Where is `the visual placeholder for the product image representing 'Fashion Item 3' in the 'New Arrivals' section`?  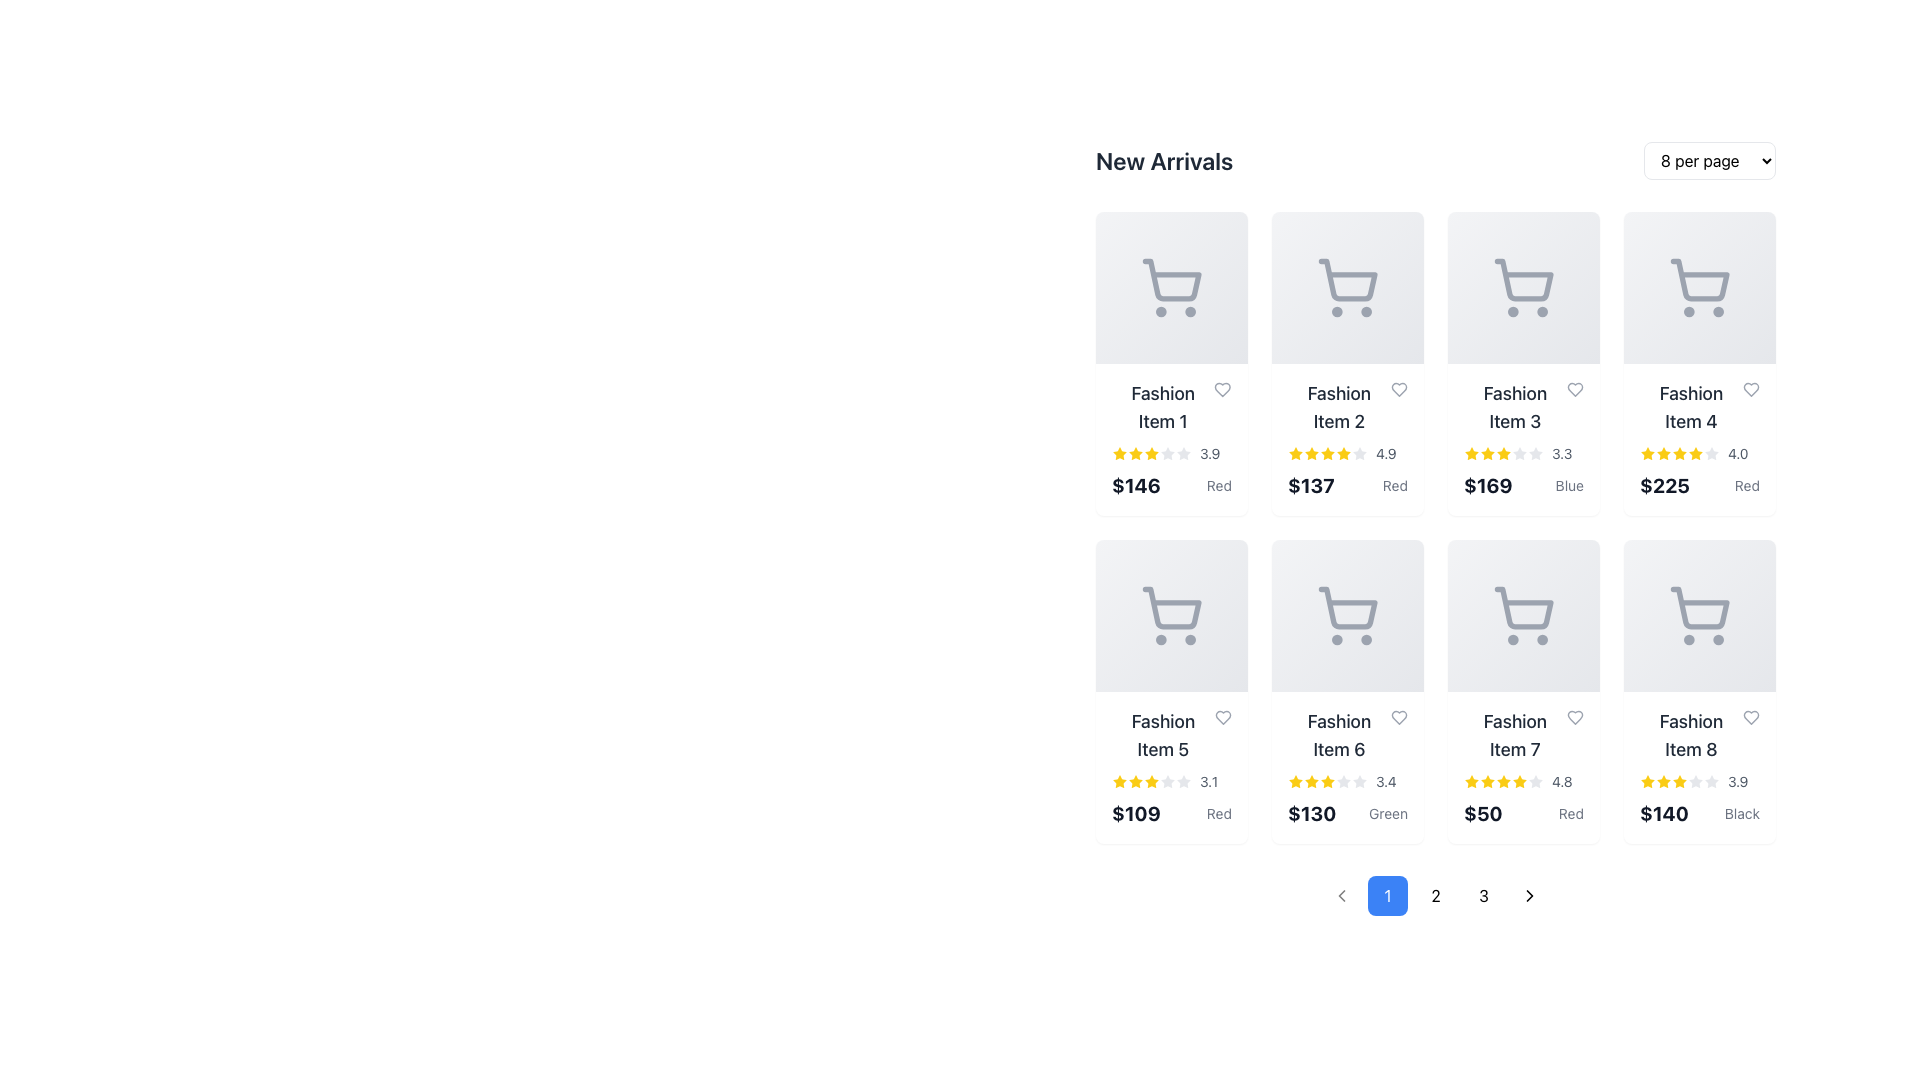 the visual placeholder for the product image representing 'Fashion Item 3' in the 'New Arrivals' section is located at coordinates (1522, 288).